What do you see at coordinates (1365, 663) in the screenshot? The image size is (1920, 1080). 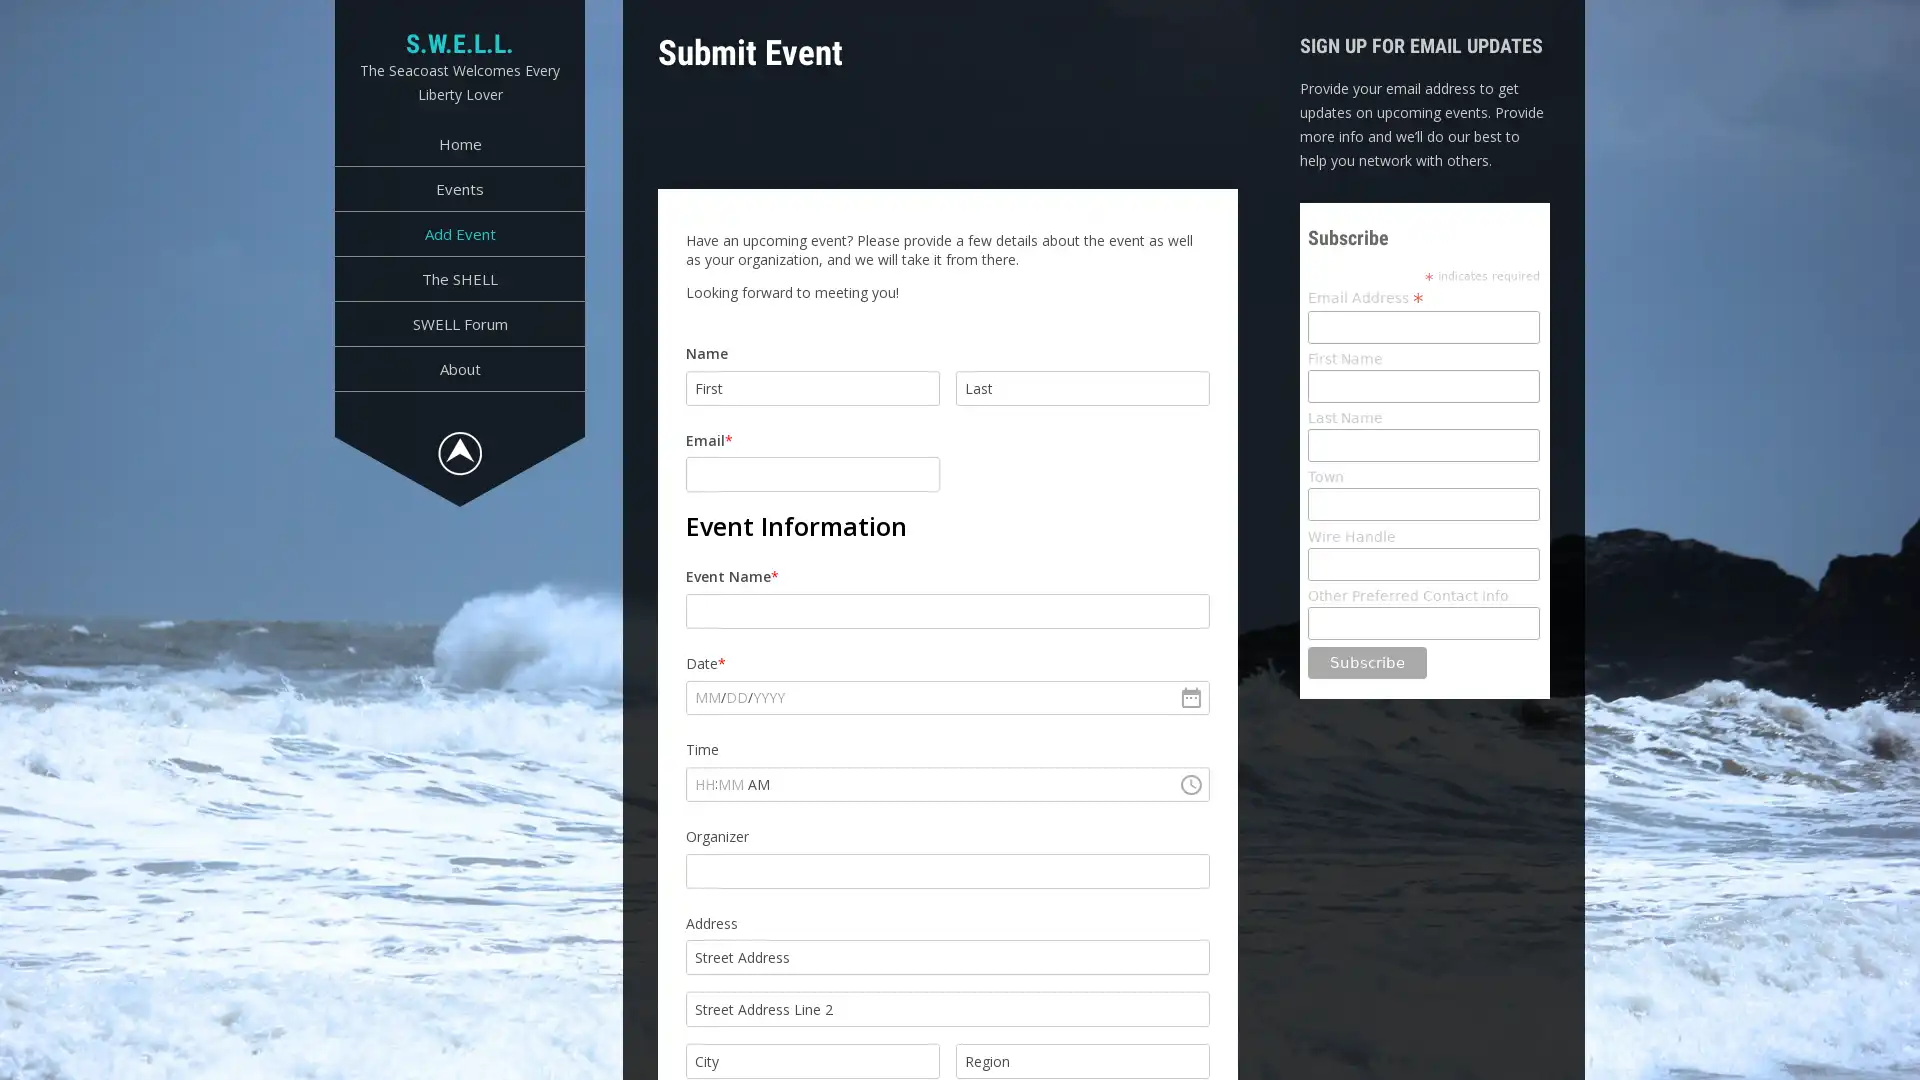 I see `Subscribe` at bounding box center [1365, 663].